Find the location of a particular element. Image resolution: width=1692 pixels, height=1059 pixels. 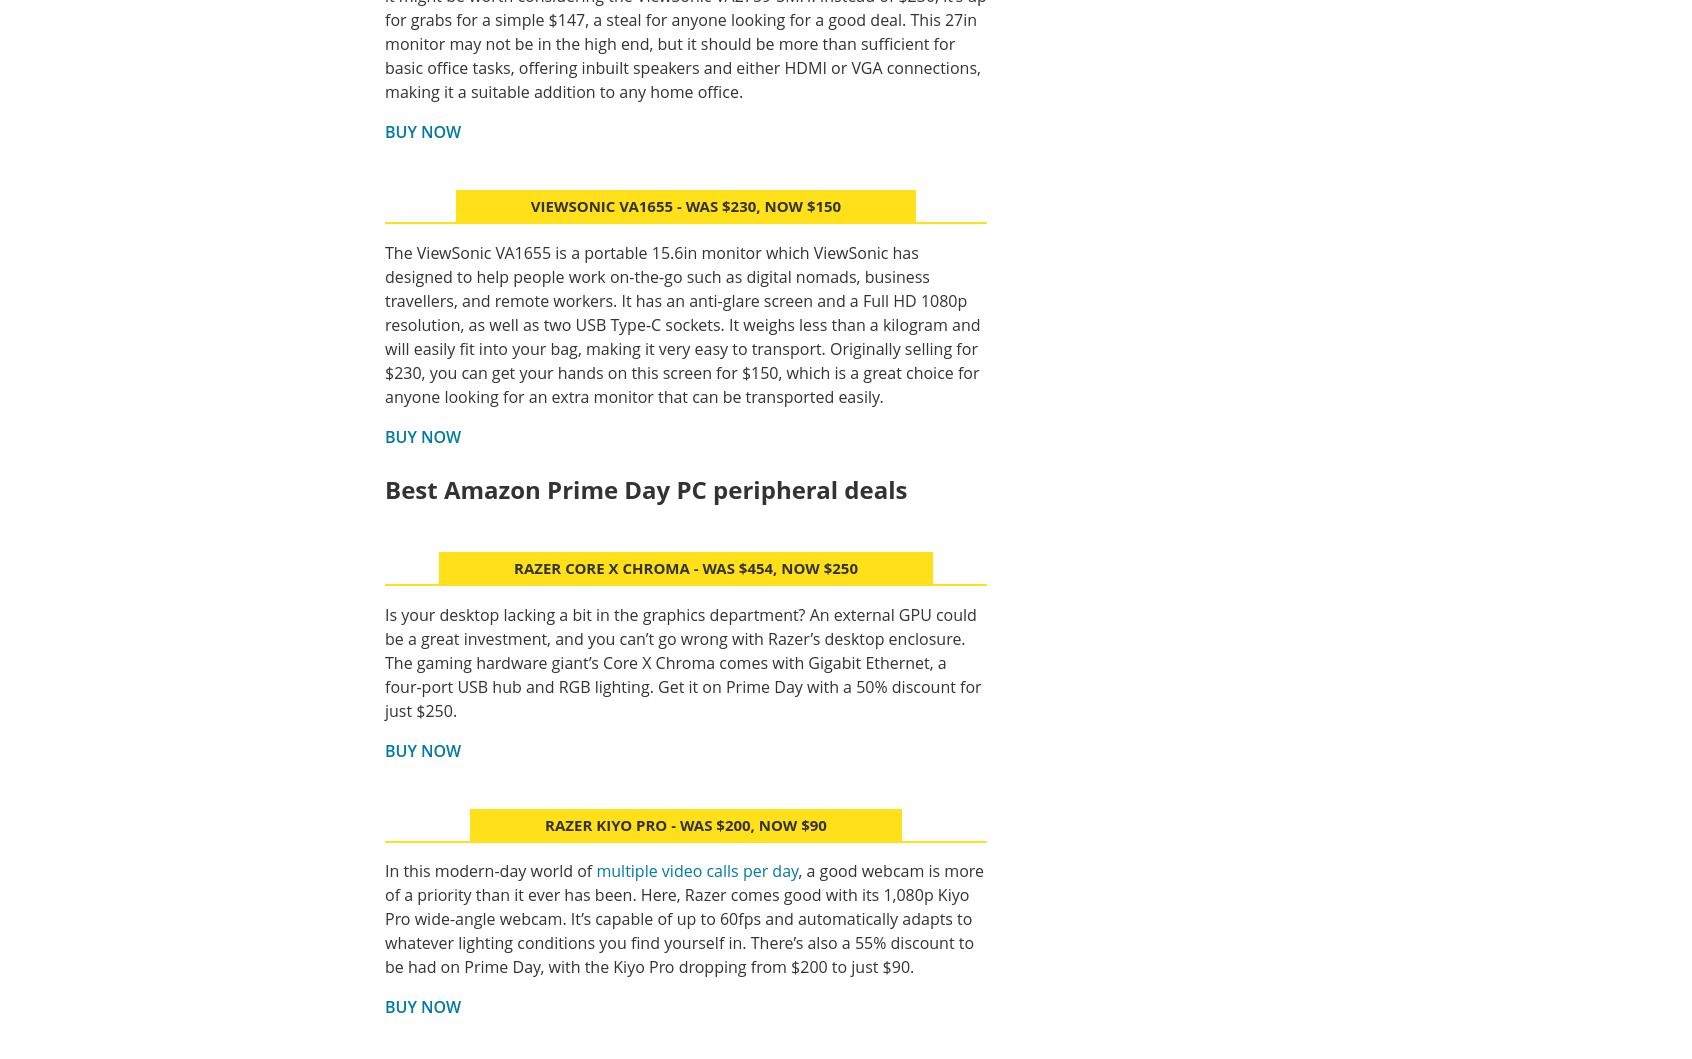

'In this modern-day world of' is located at coordinates (489, 871).